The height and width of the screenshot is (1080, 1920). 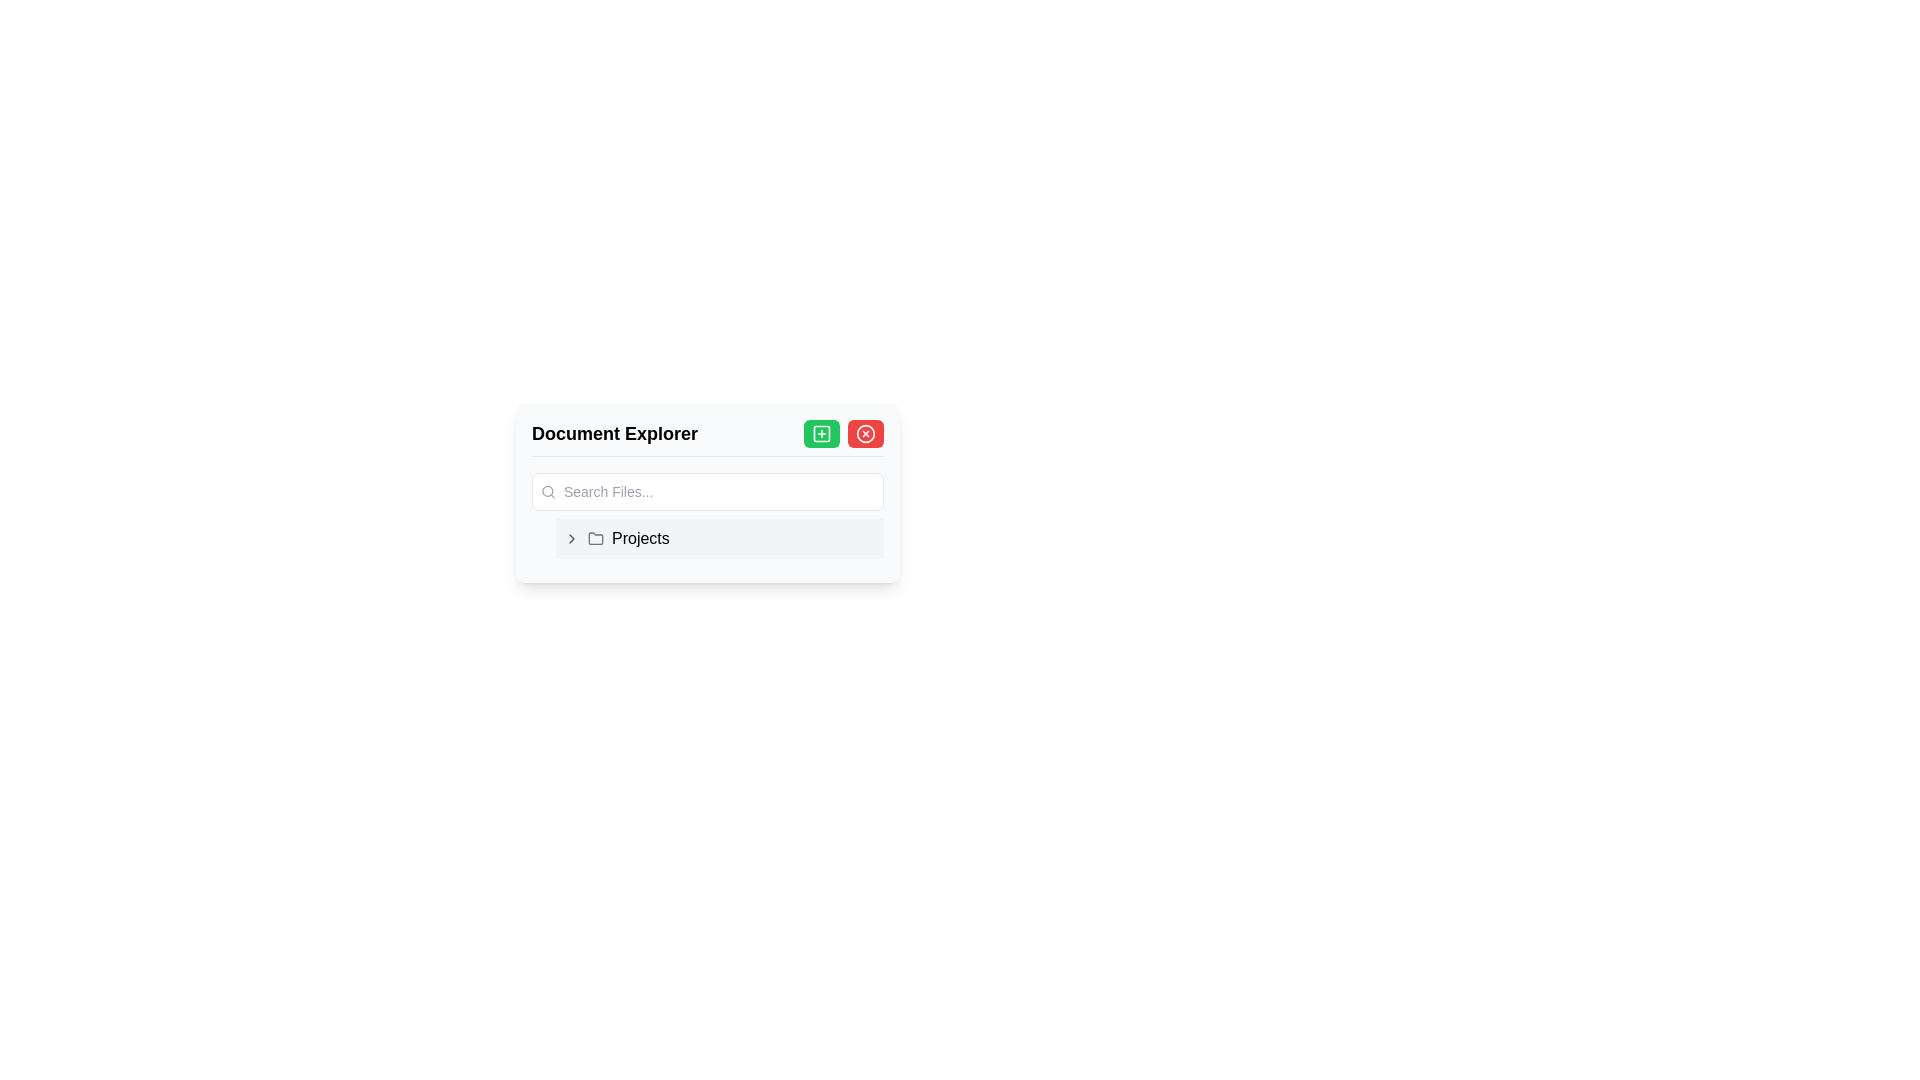 What do you see at coordinates (821, 433) in the screenshot?
I see `the addition icon located within the green button at the top-right corner of the 'Document Explorer' panel` at bounding box center [821, 433].